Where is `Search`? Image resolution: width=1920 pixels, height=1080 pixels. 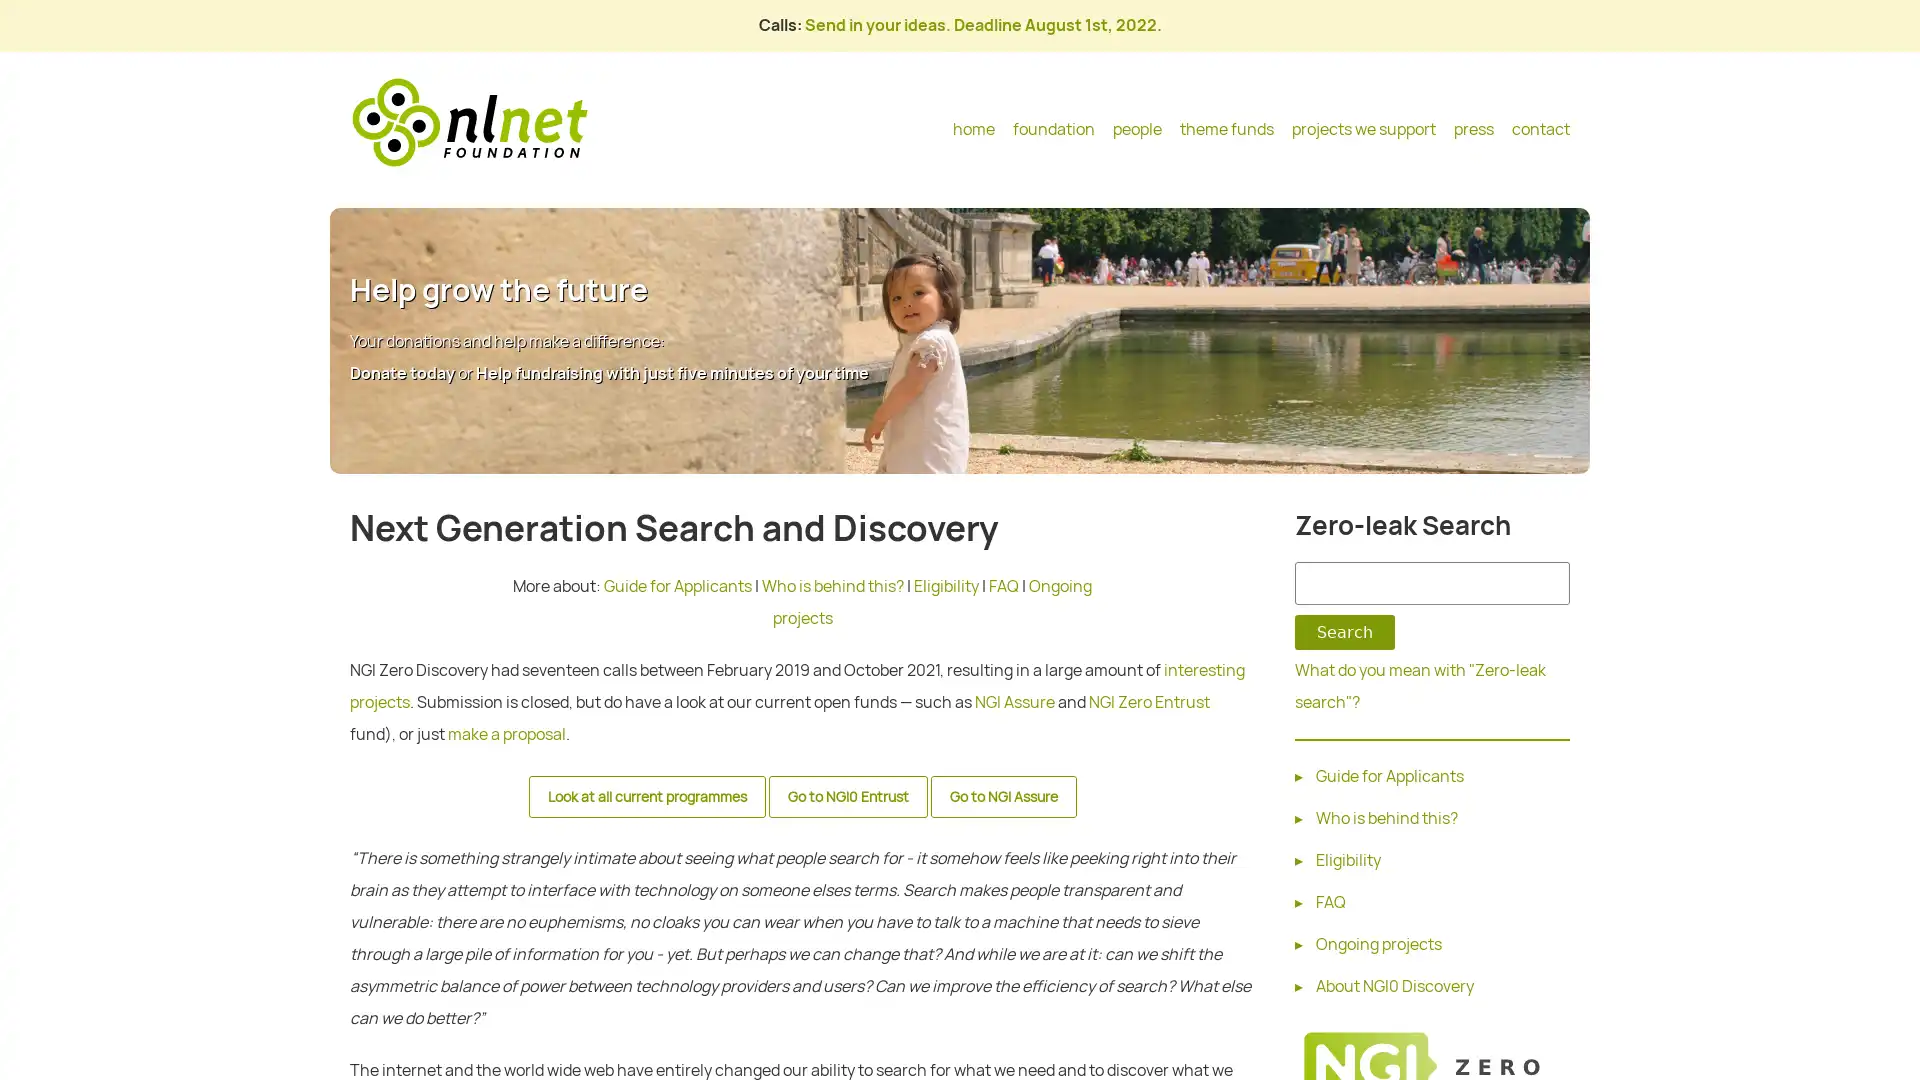
Search is located at coordinates (1344, 632).